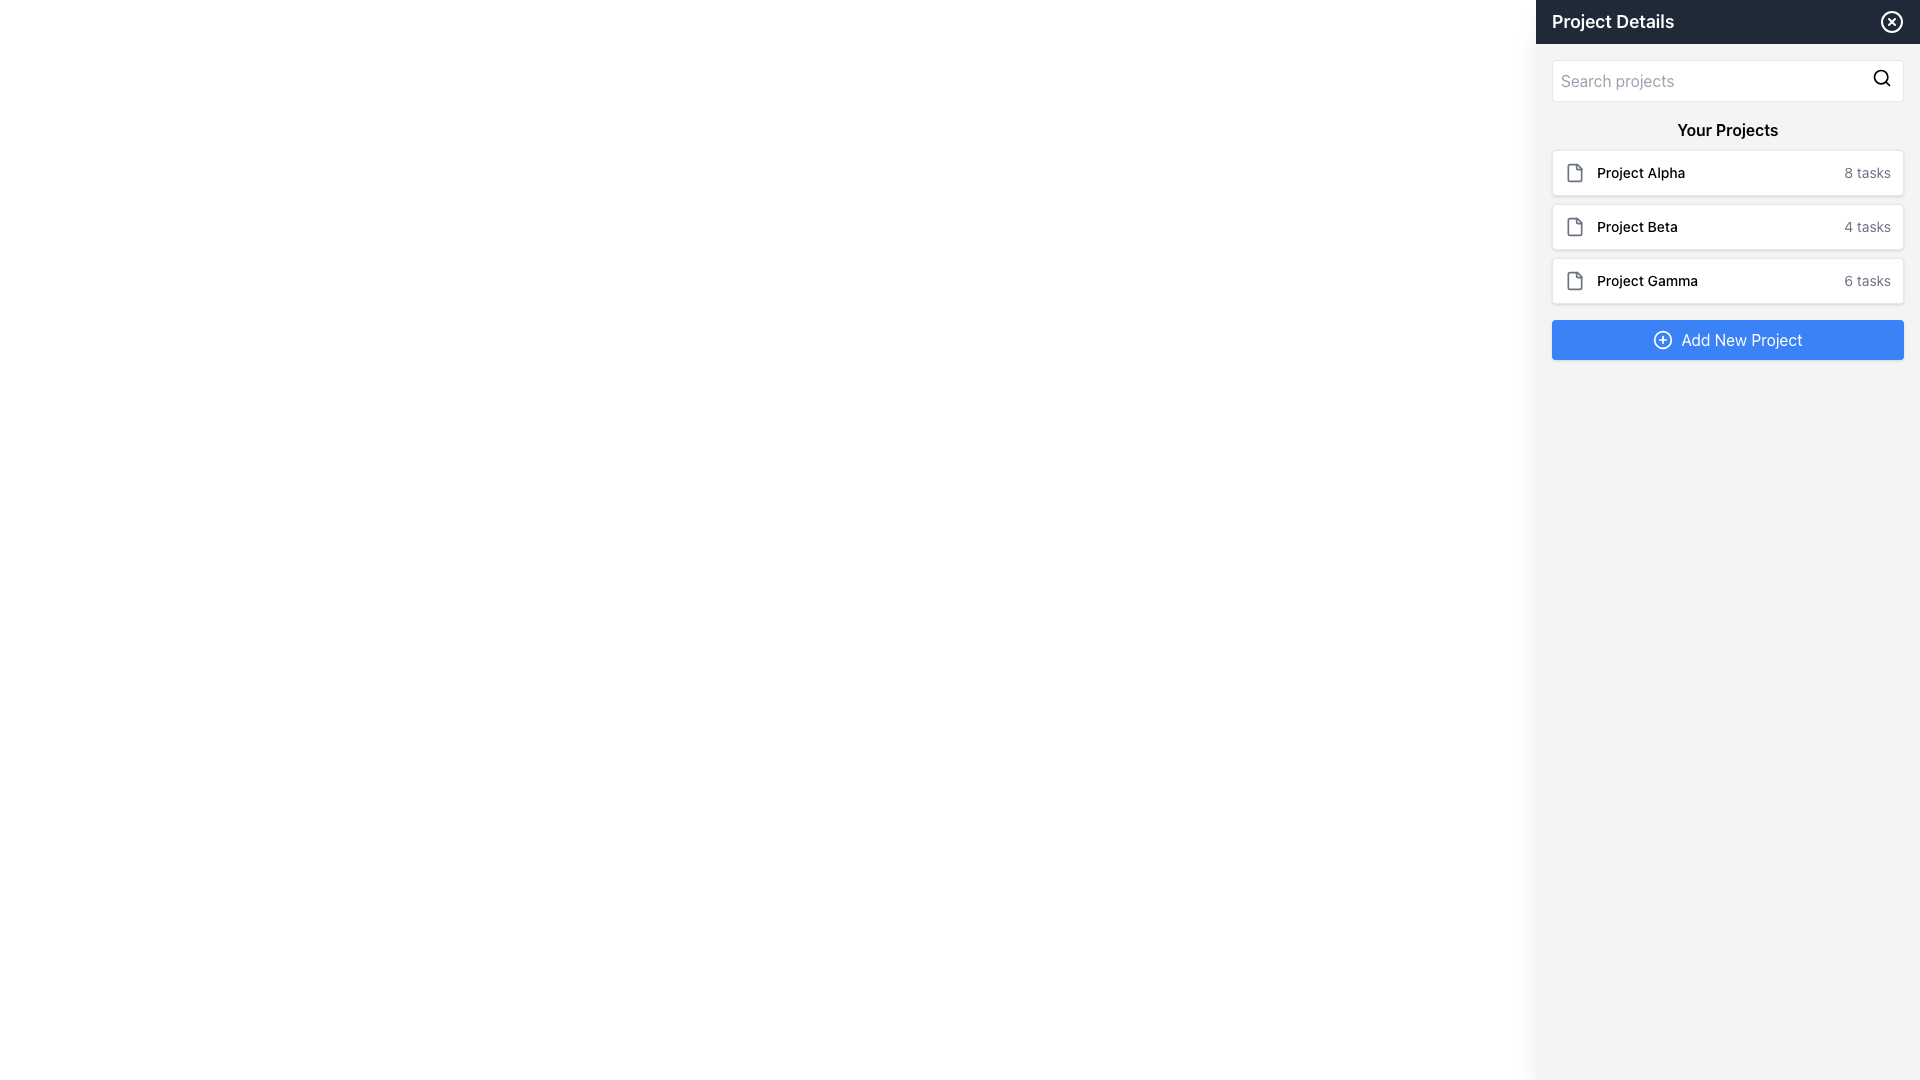  I want to click on the close button located at the top-right corner of the 'Project Details' header bar, so click(1890, 22).